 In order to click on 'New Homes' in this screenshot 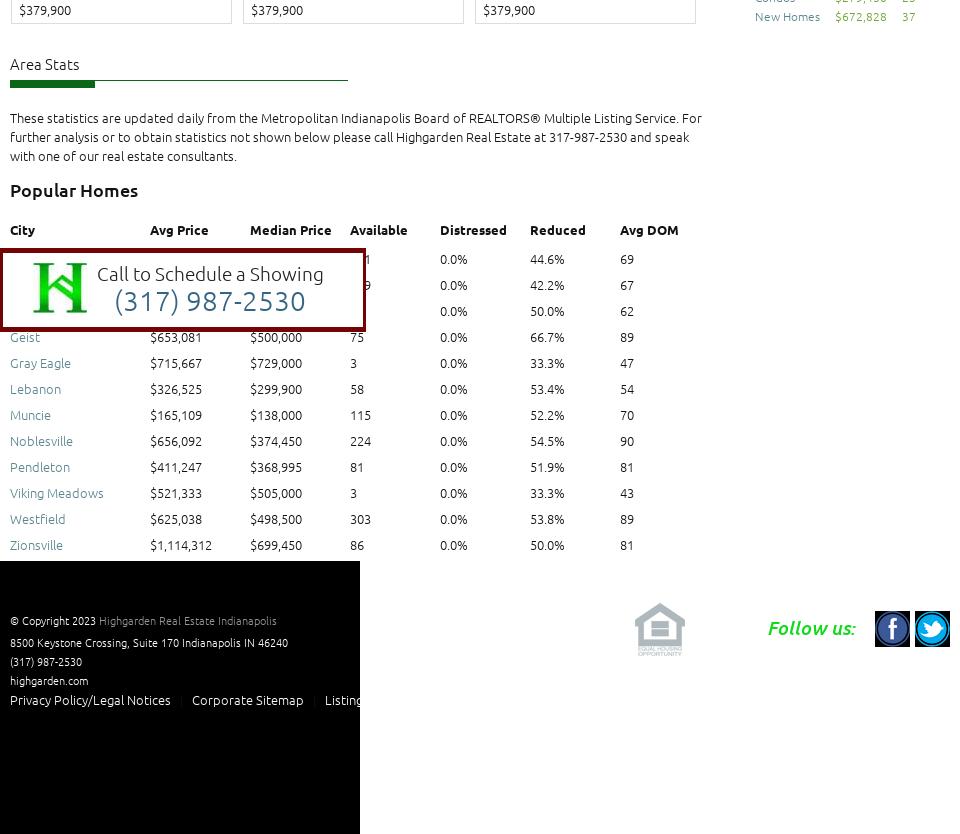, I will do `click(787, 16)`.